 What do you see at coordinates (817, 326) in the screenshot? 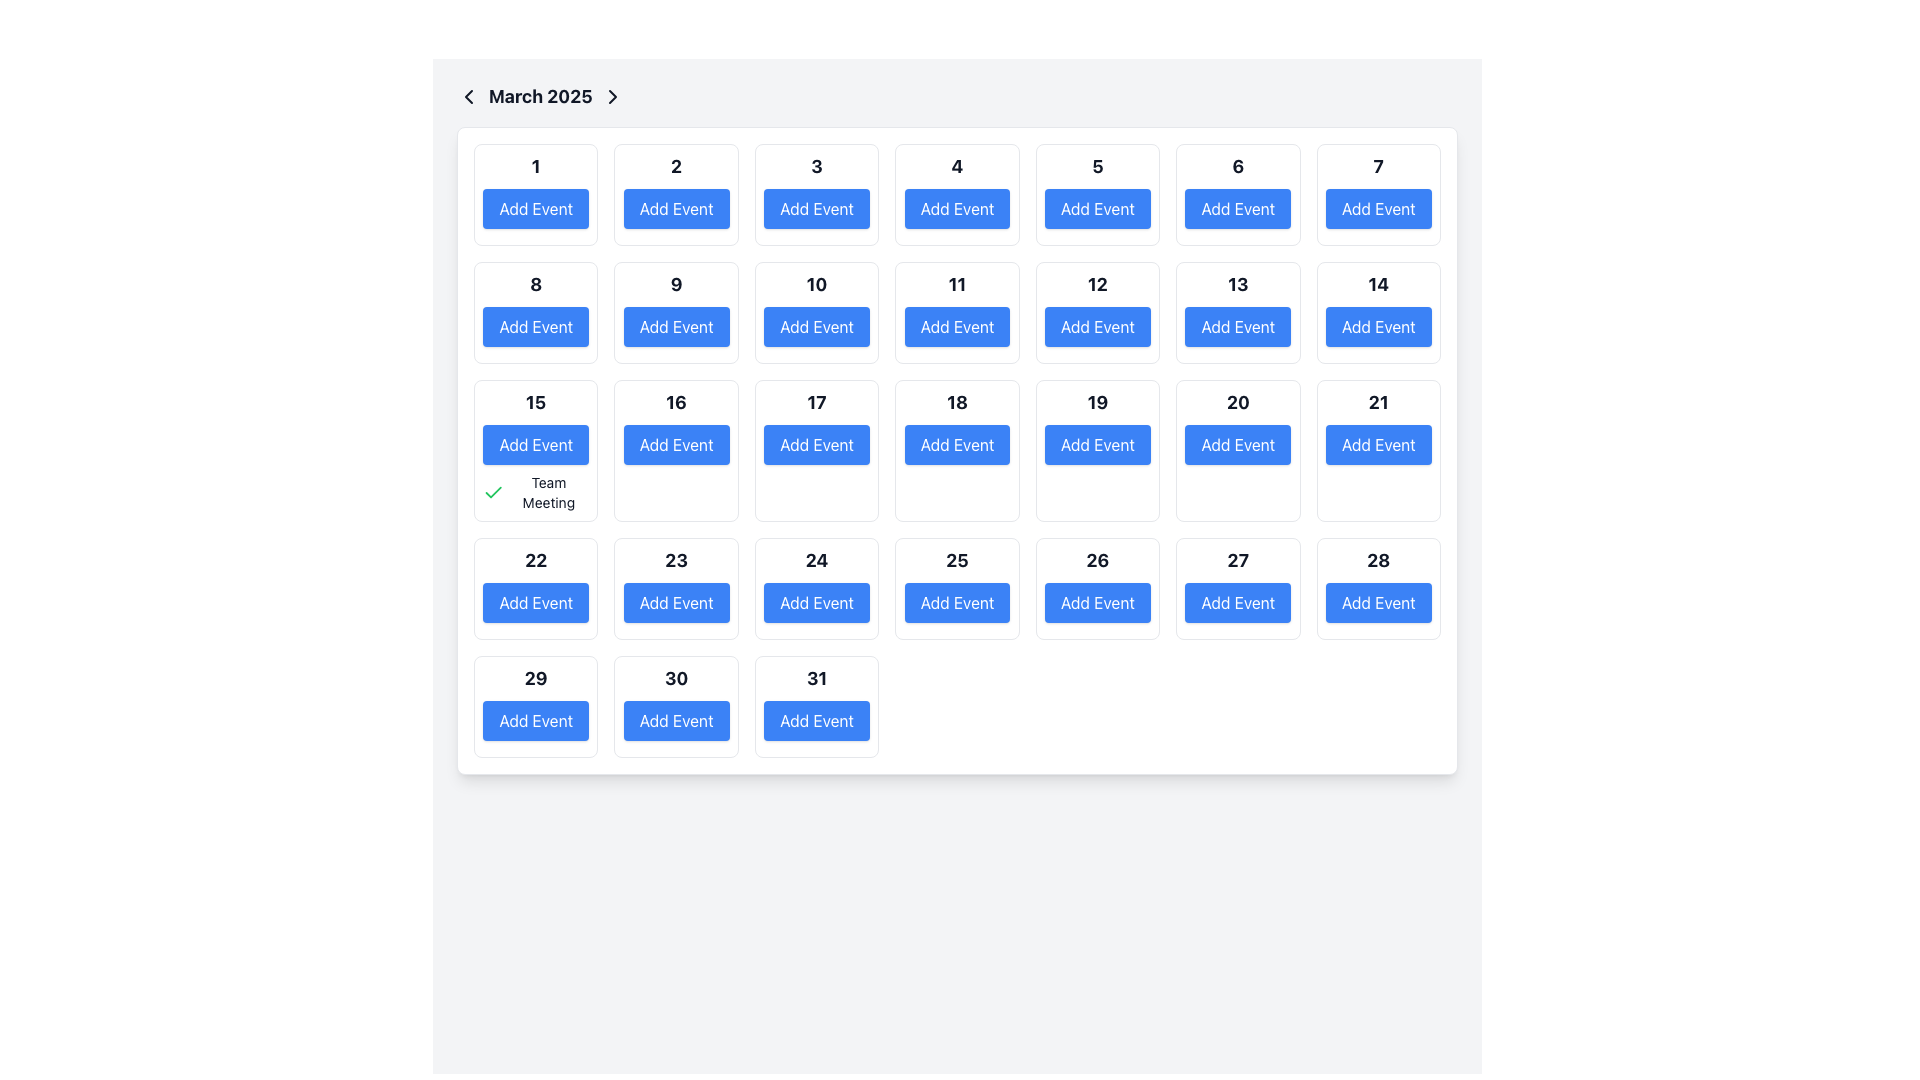
I see `the 'Add Event' button with a blue background and white text, located in the second row, fifth column of the calendar grid` at bounding box center [817, 326].